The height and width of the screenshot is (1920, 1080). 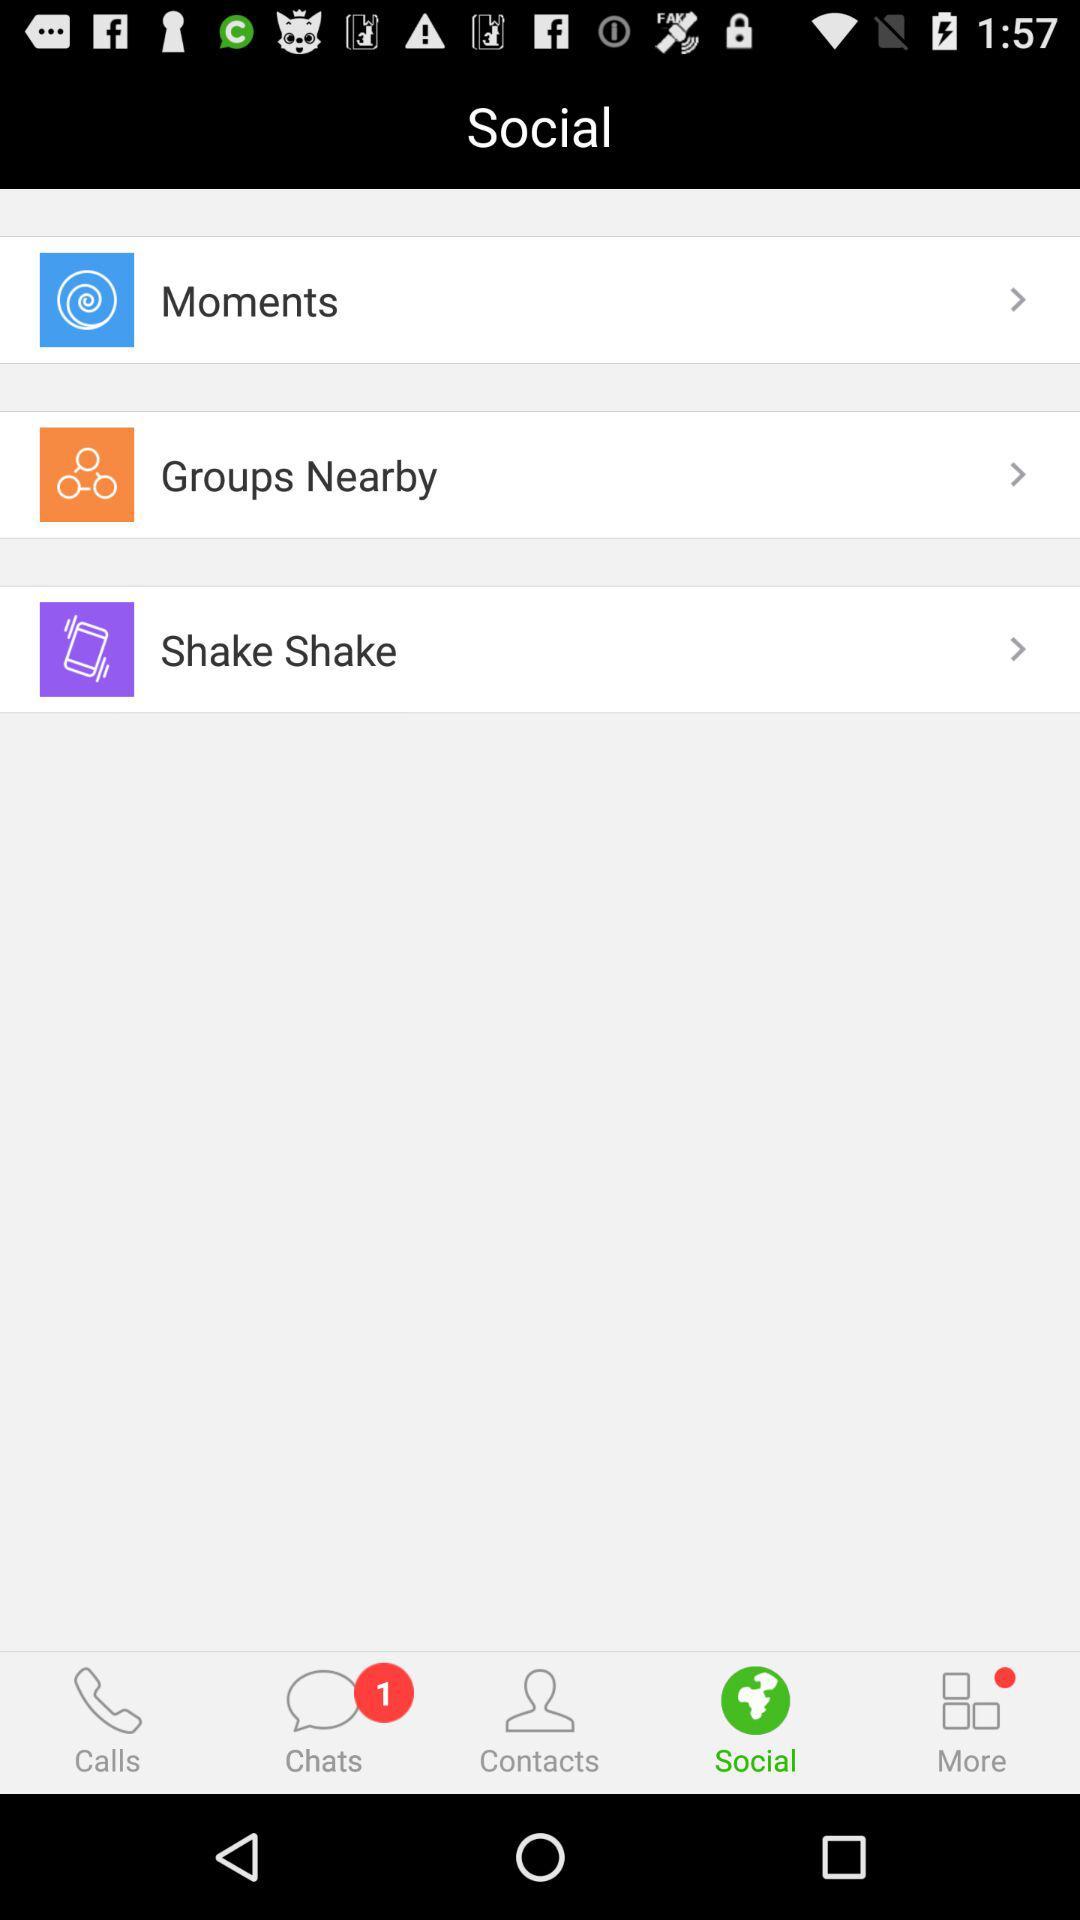 What do you see at coordinates (1017, 298) in the screenshot?
I see `front arrow which is beside moments` at bounding box center [1017, 298].